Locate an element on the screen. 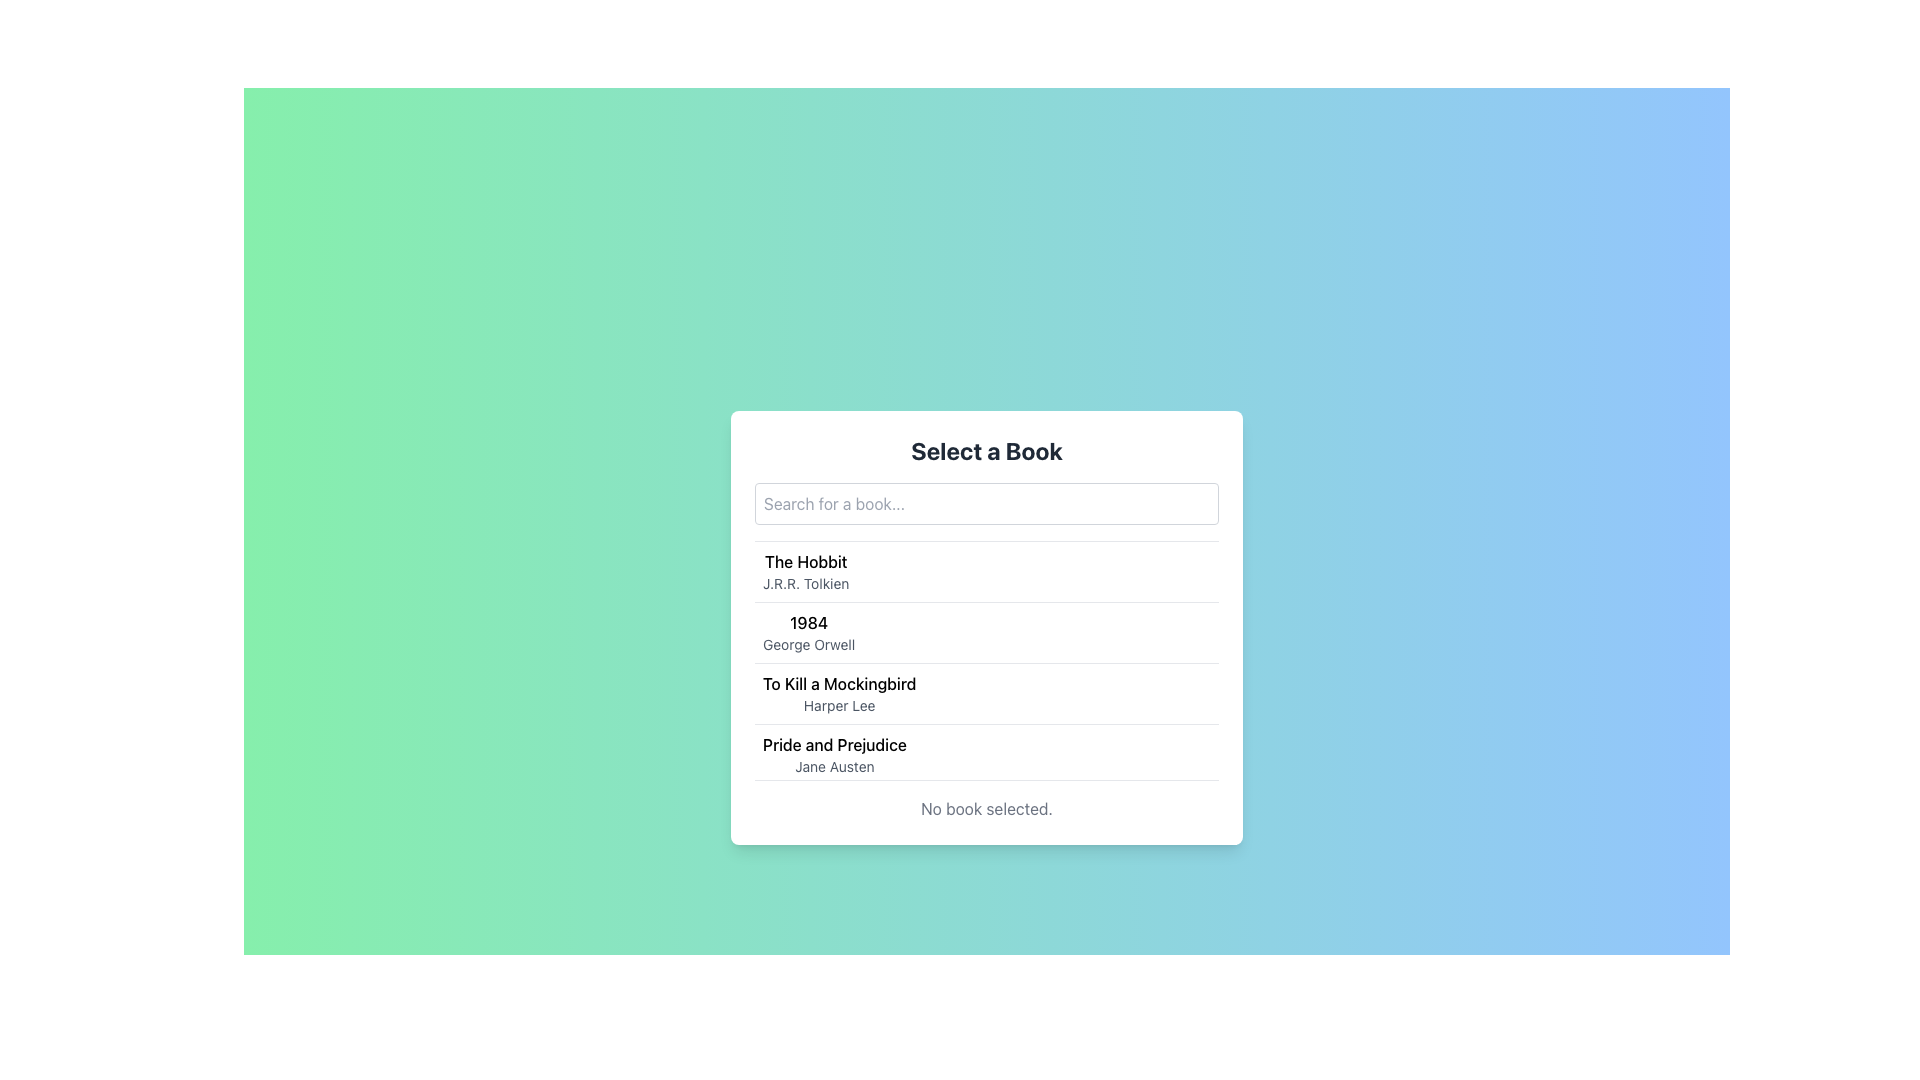  the title text element for the book entry 'To Kill a Mockingbird' is located at coordinates (839, 682).